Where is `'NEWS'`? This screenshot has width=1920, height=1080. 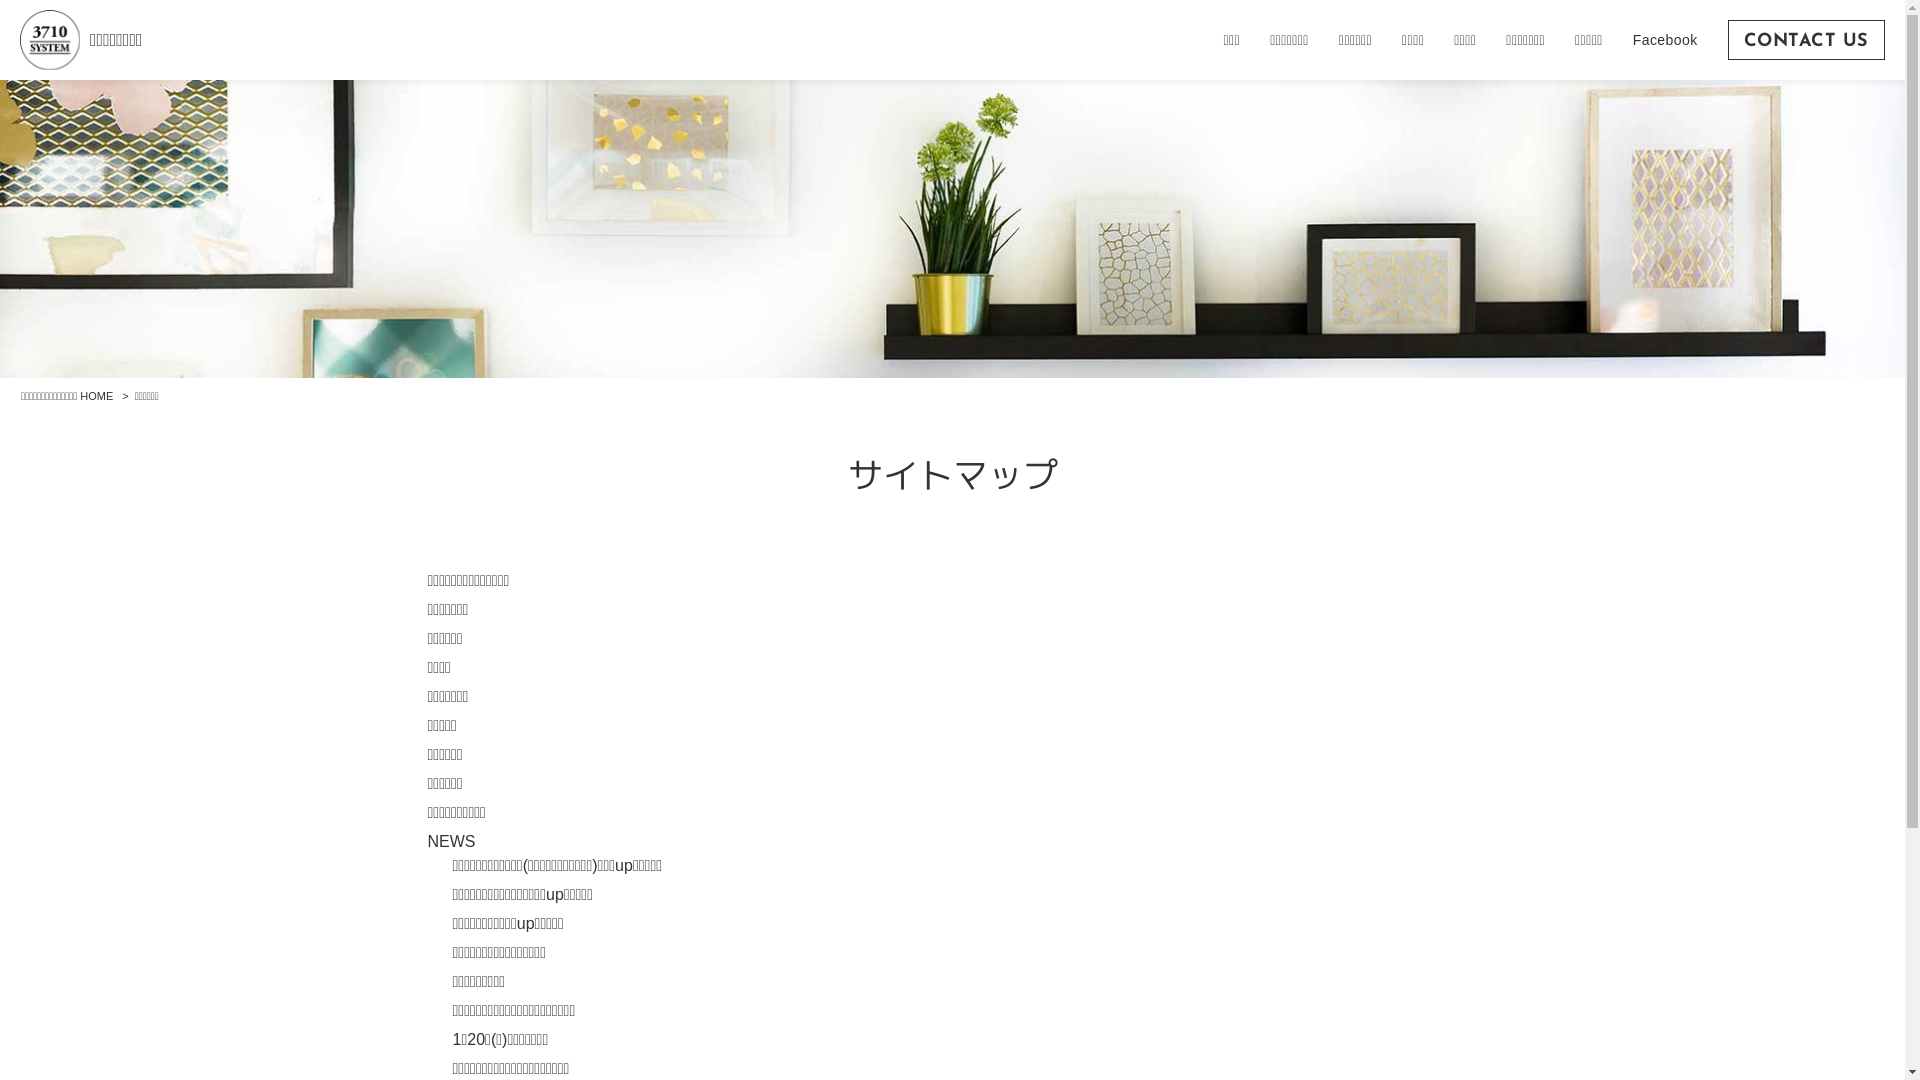
'NEWS' is located at coordinates (450, 841).